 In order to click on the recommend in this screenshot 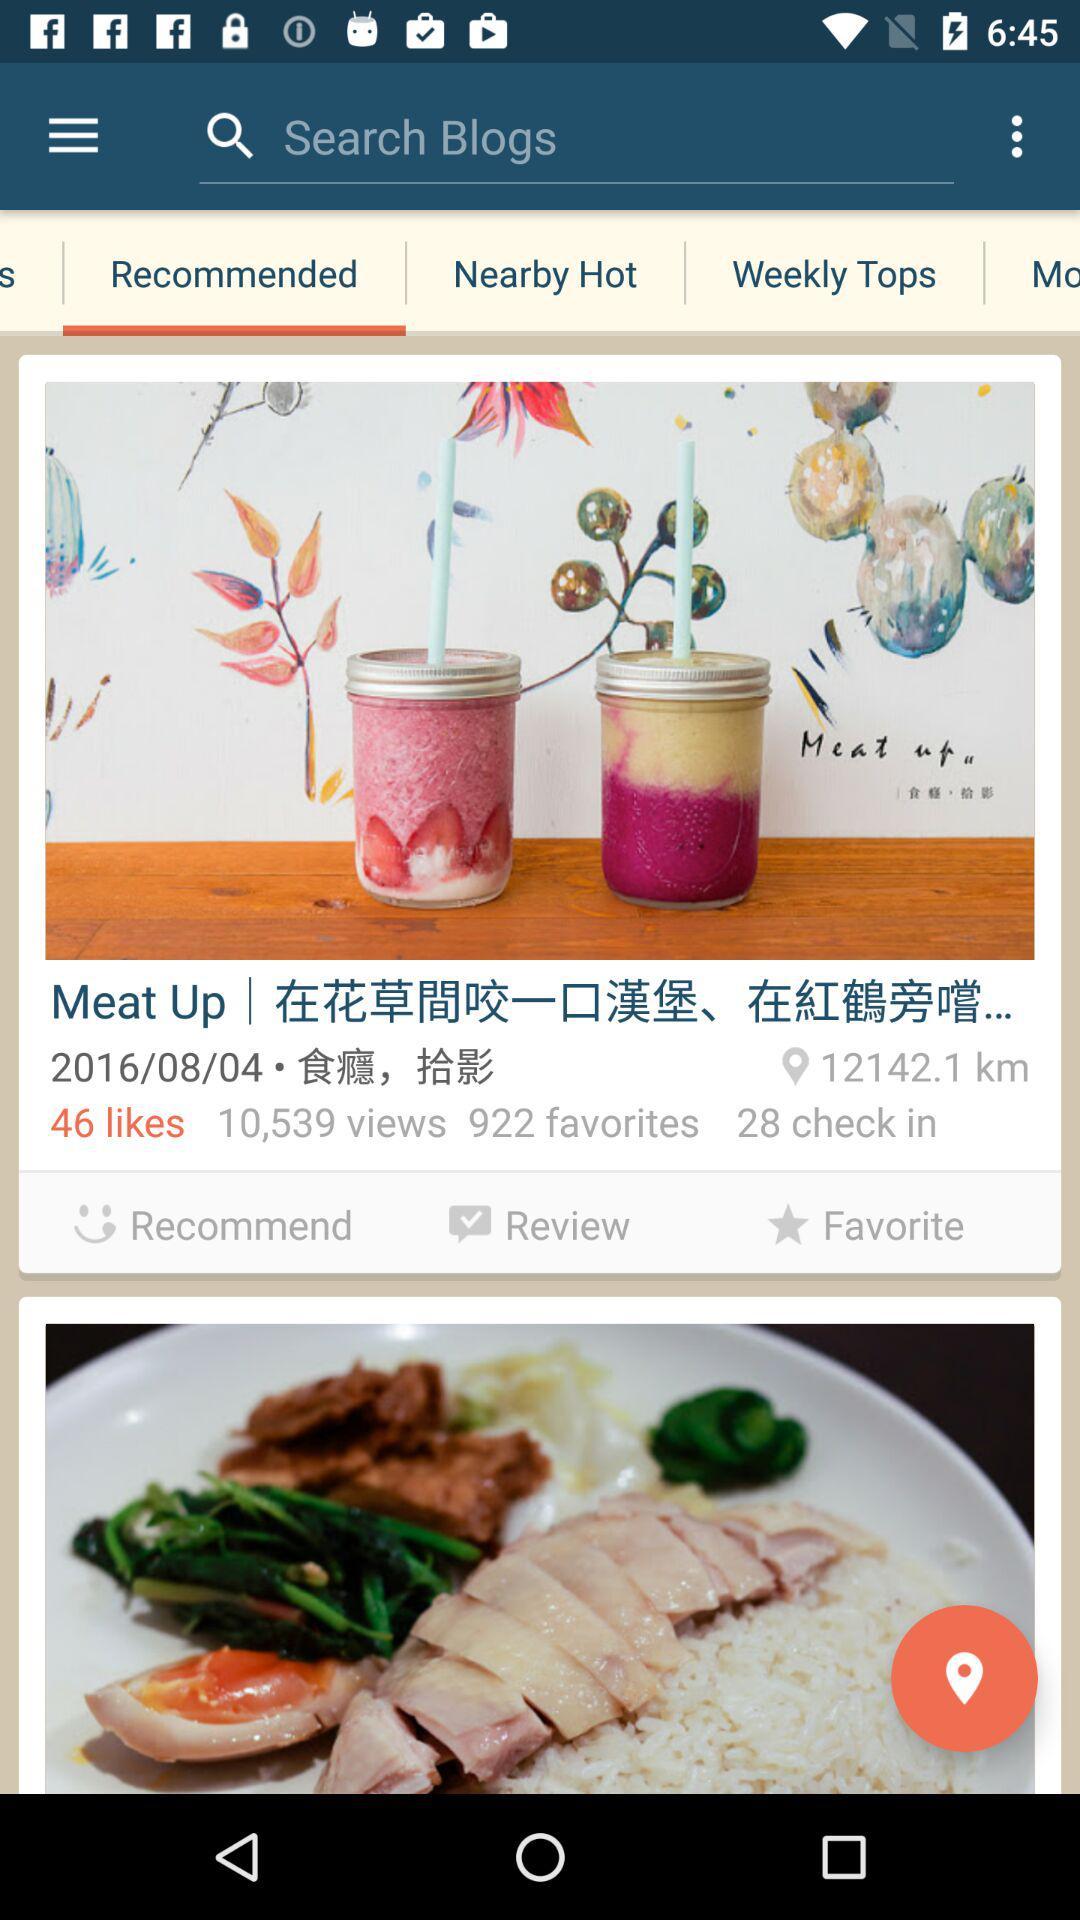, I will do `click(213, 1223)`.